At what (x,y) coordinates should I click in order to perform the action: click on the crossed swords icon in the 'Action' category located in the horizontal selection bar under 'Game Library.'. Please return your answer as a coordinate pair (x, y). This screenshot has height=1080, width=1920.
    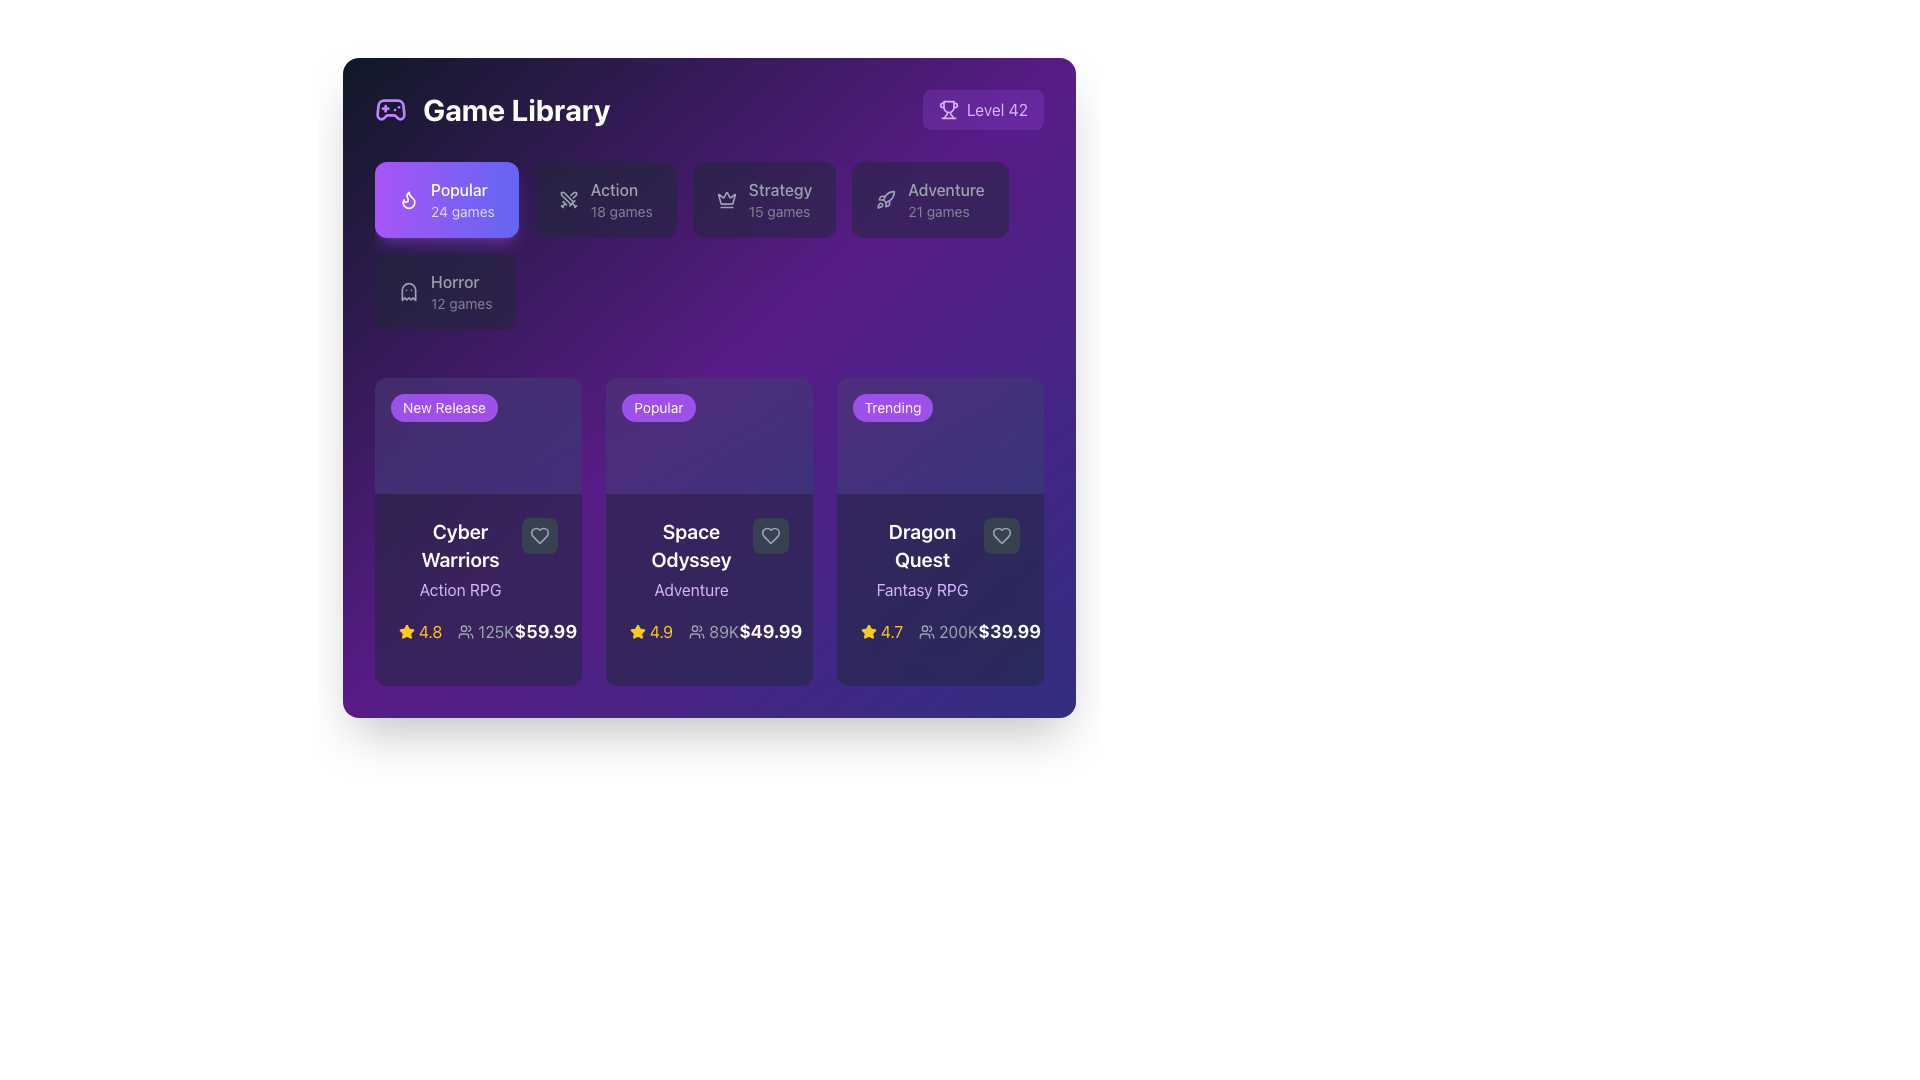
    Looking at the image, I should click on (567, 200).